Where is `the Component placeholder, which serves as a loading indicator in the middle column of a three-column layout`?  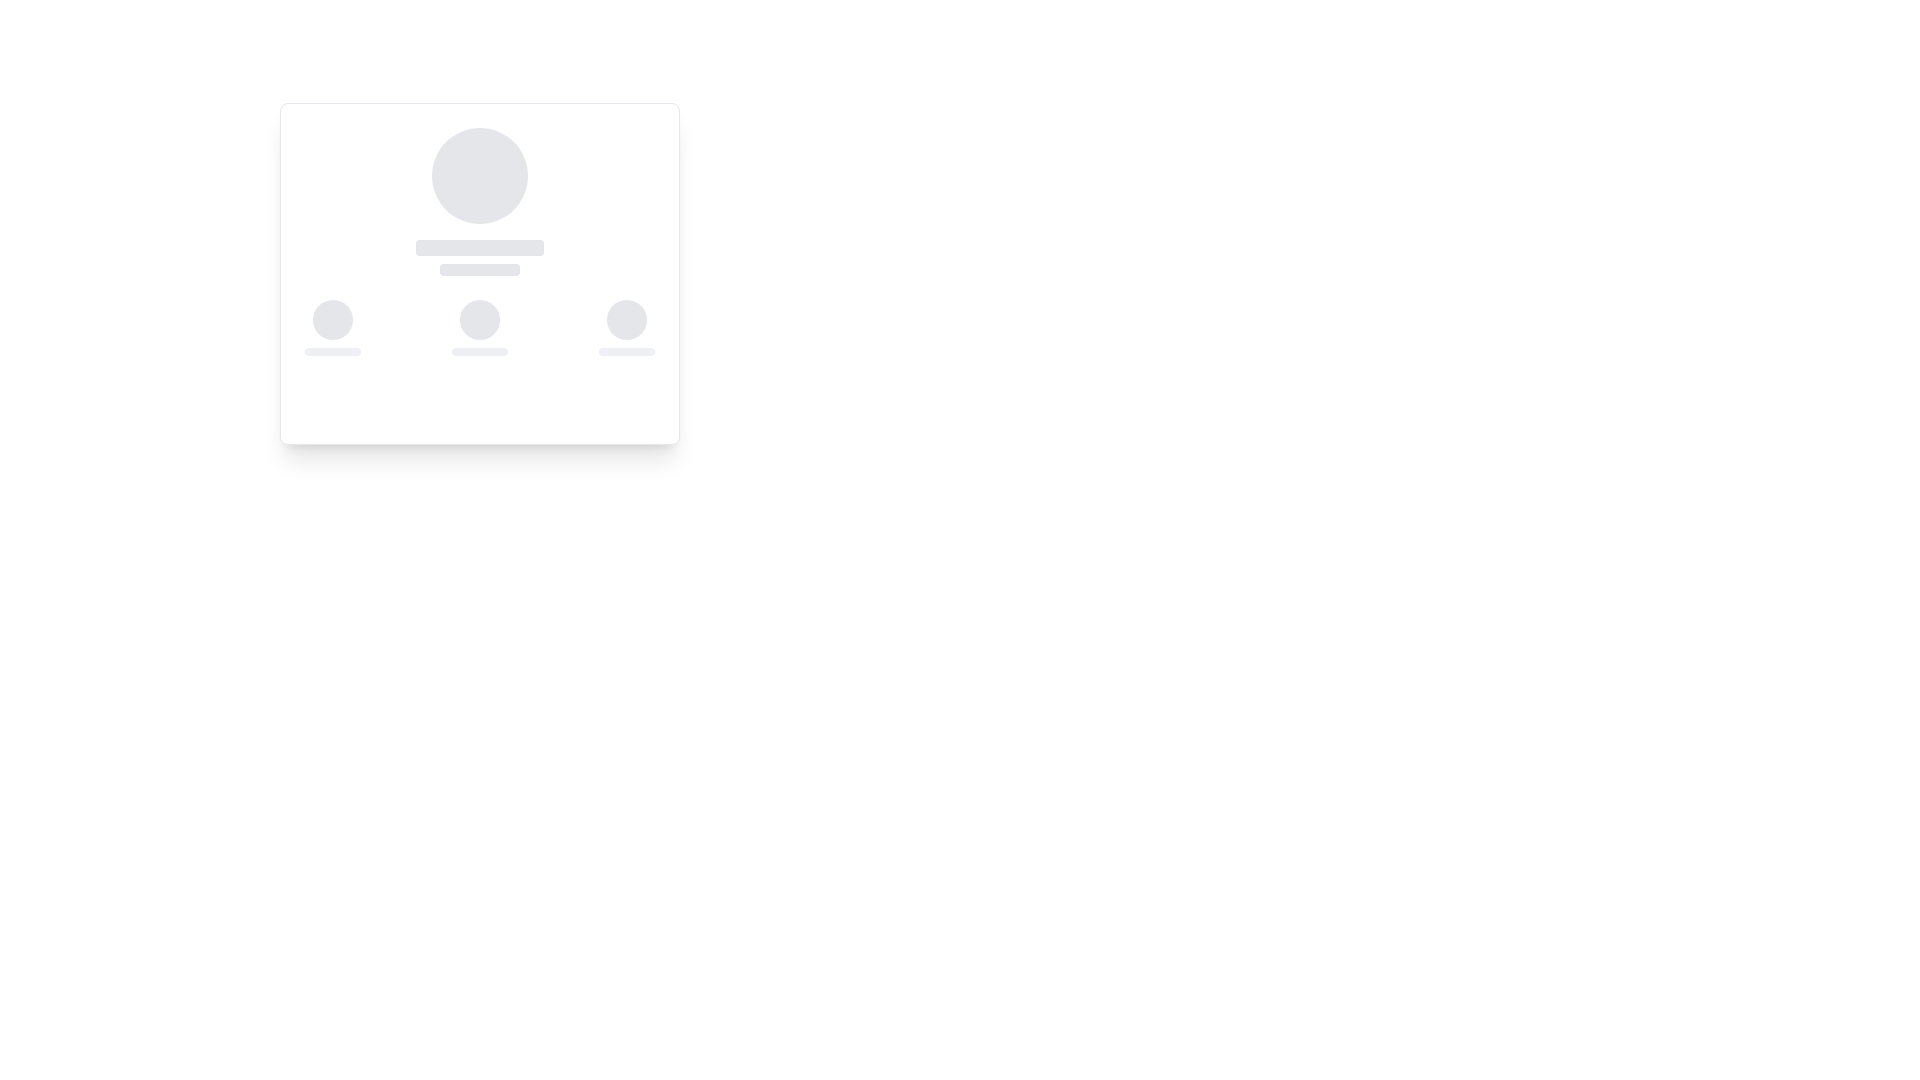
the Component placeholder, which serves as a loading indicator in the middle column of a three-column layout is located at coordinates (480, 326).